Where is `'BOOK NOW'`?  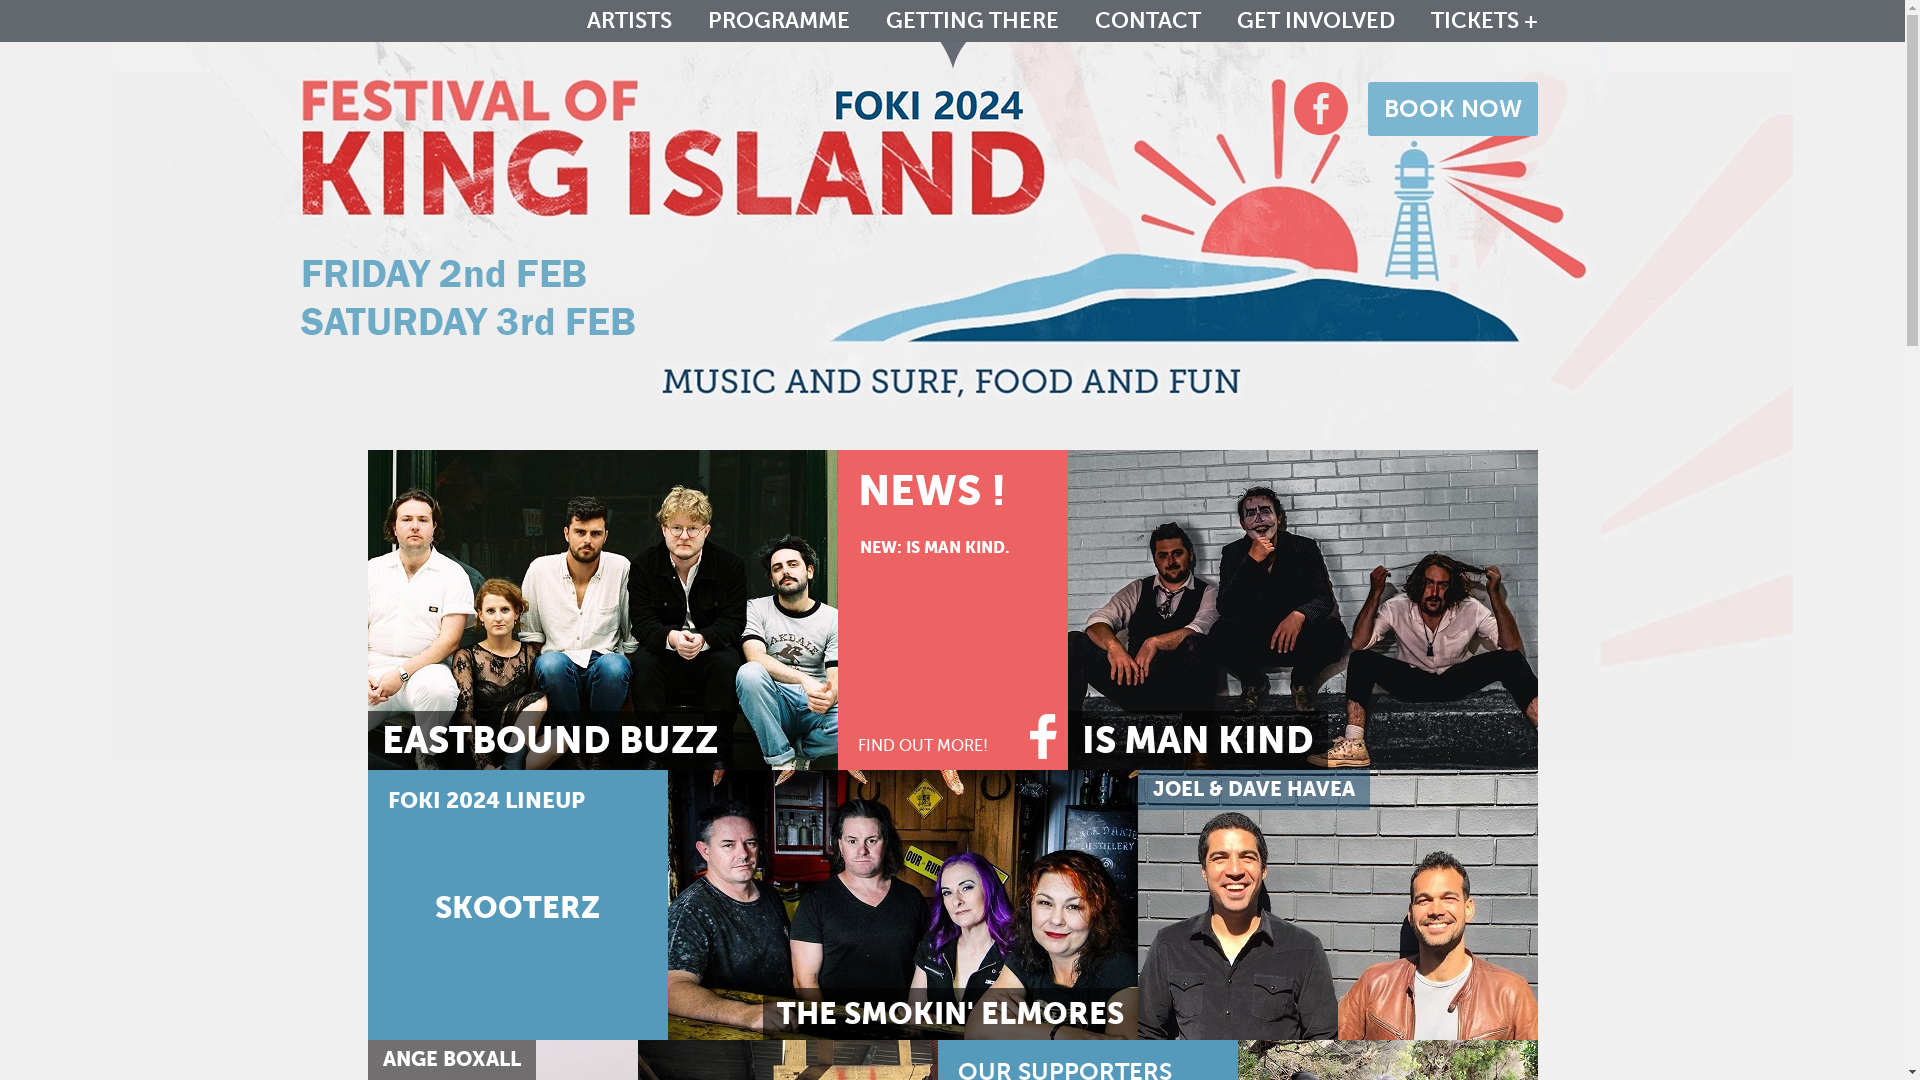 'BOOK NOW' is located at coordinates (1453, 108).